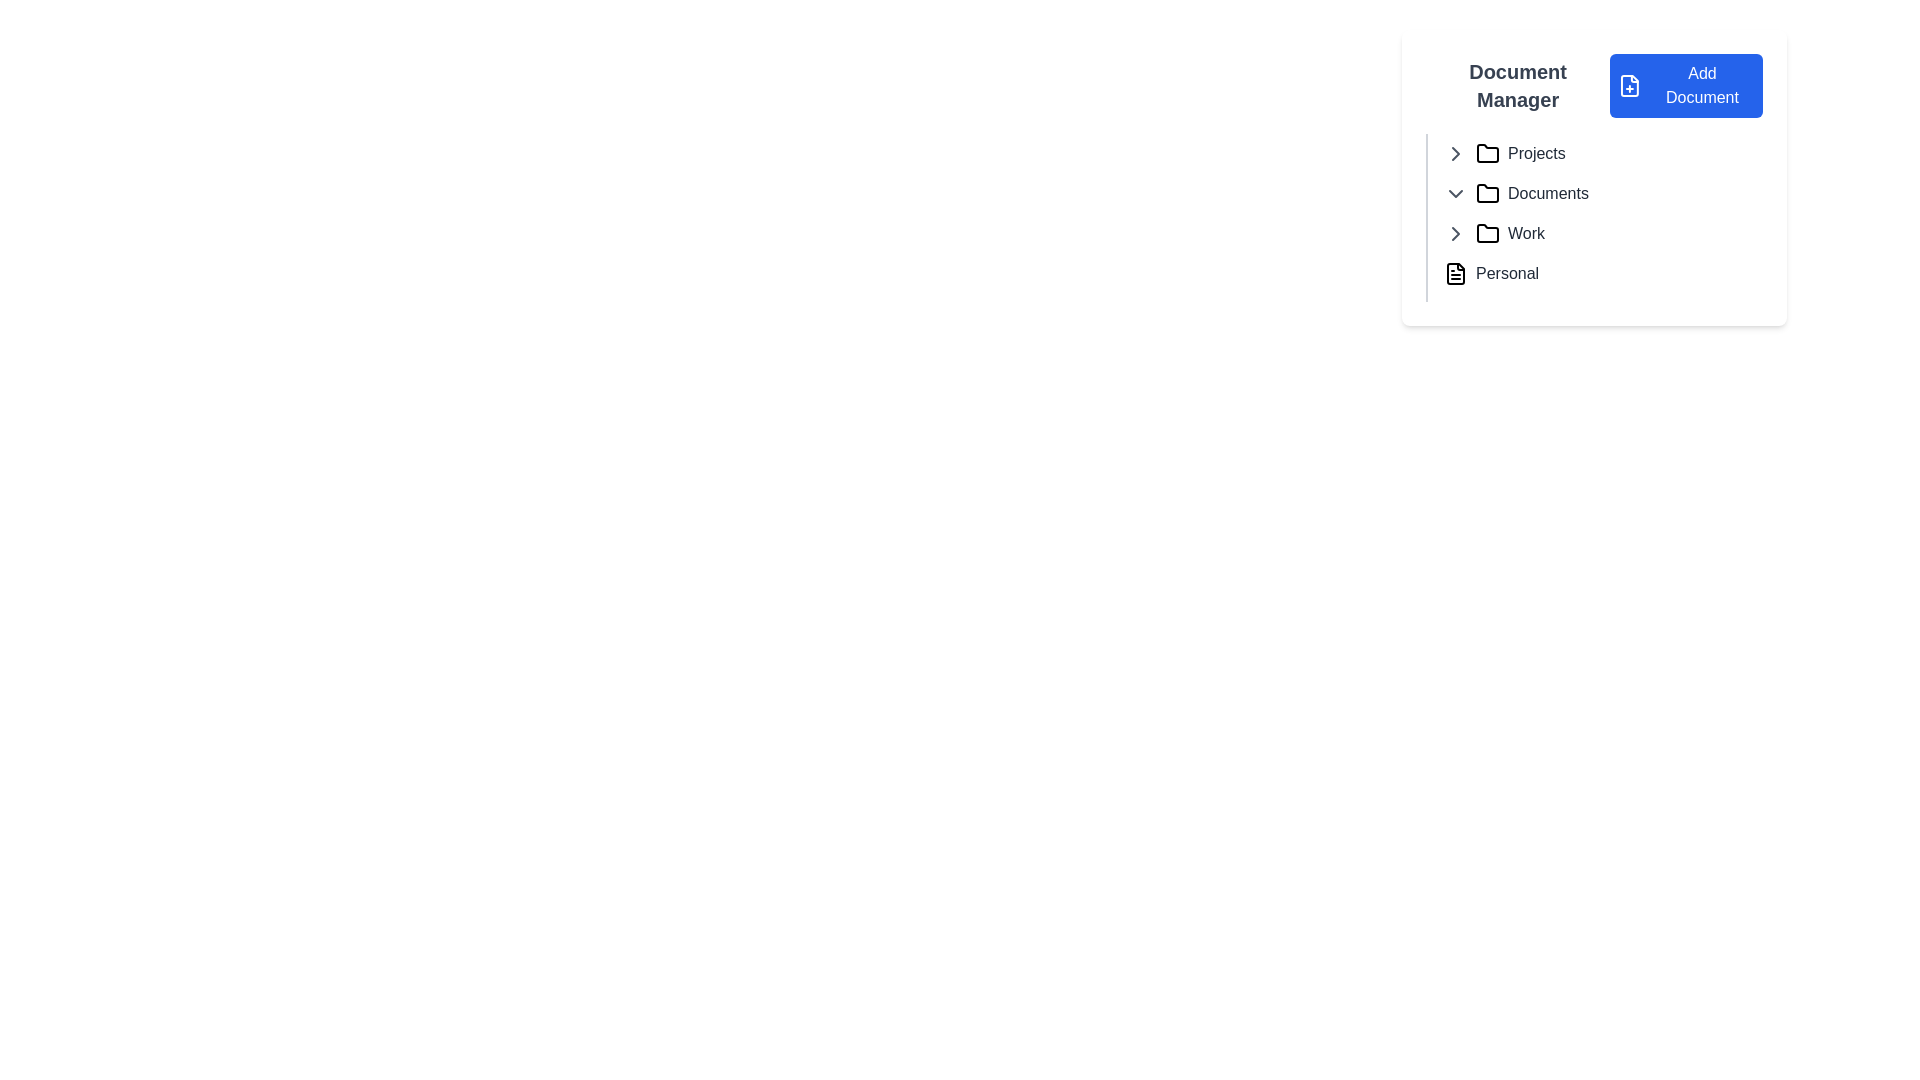  Describe the element at coordinates (1488, 193) in the screenshot. I see `the folder icon in the Documents section of the Document Manager interface` at that location.